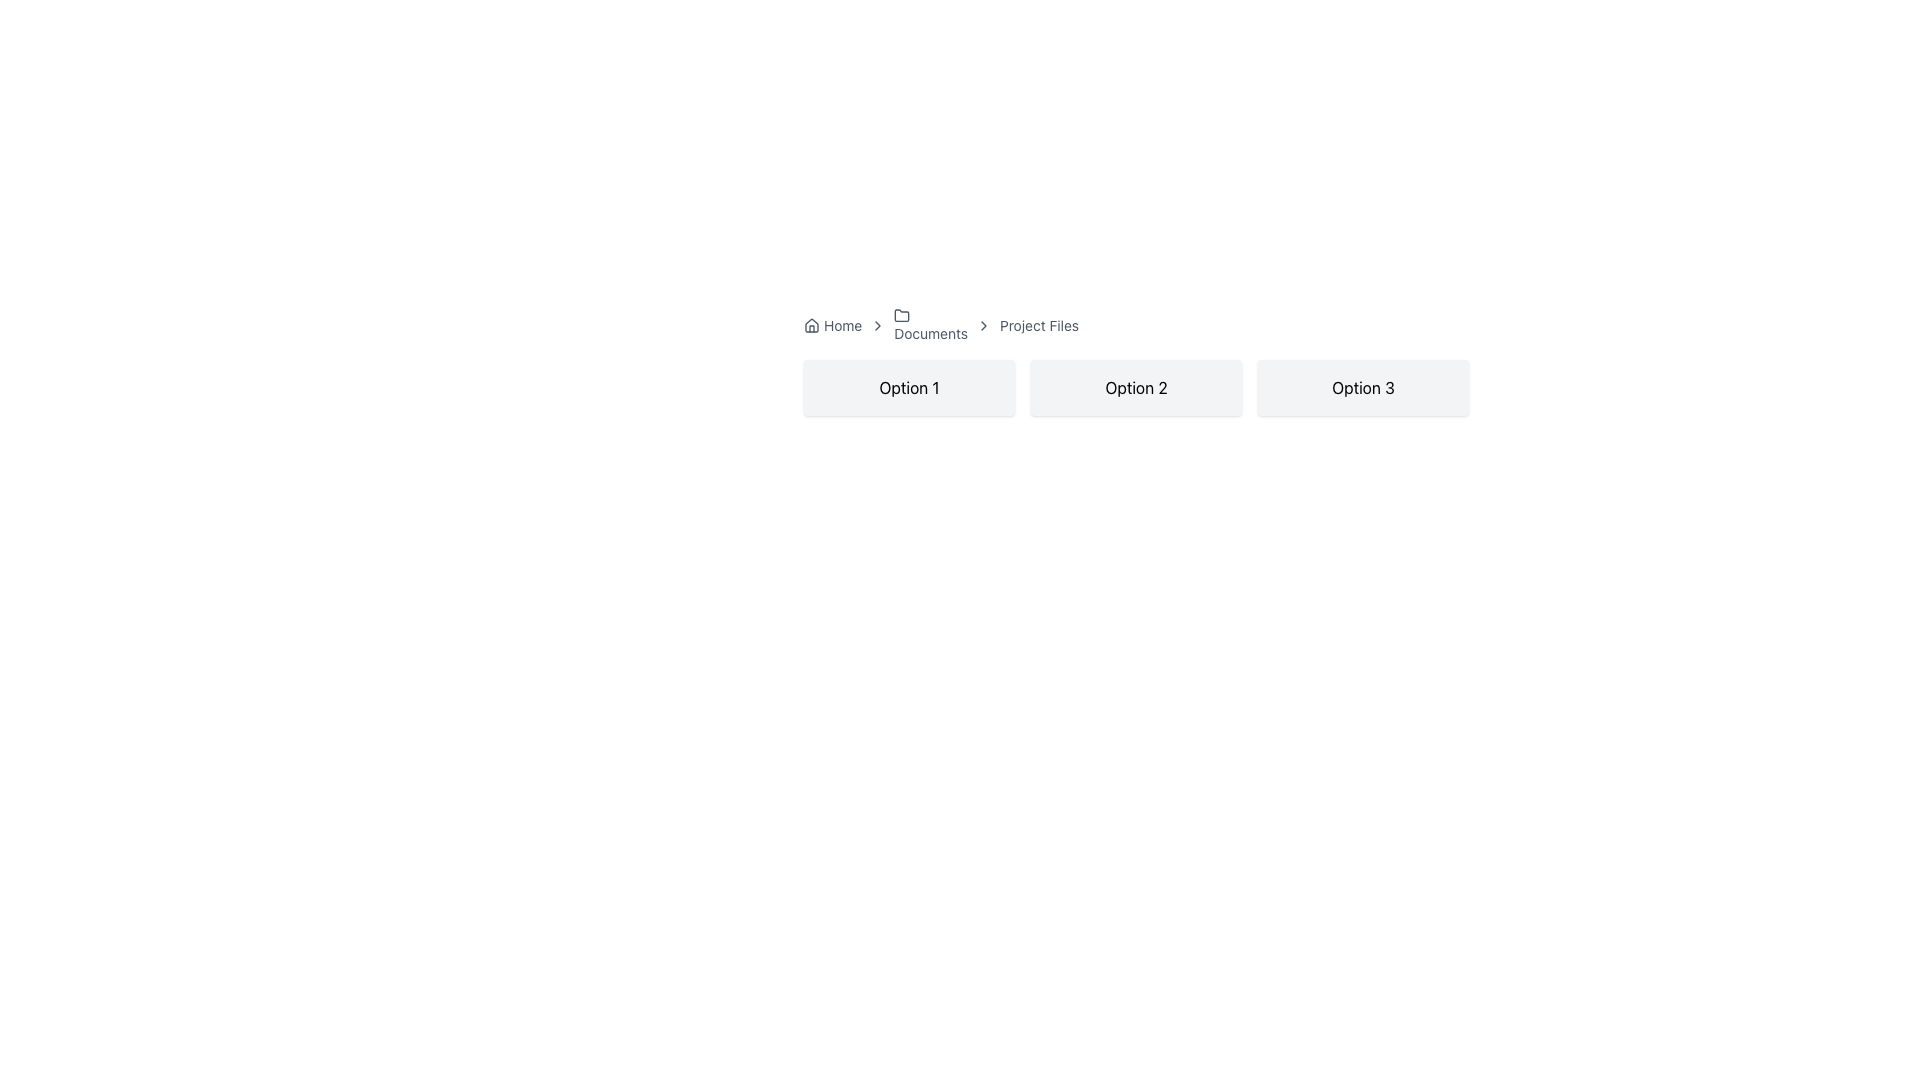 The width and height of the screenshot is (1920, 1080). What do you see at coordinates (908, 388) in the screenshot?
I see `the first selectable option button in a group of three located underneath the breadcrumb navigation bar at the top left of the main content area` at bounding box center [908, 388].